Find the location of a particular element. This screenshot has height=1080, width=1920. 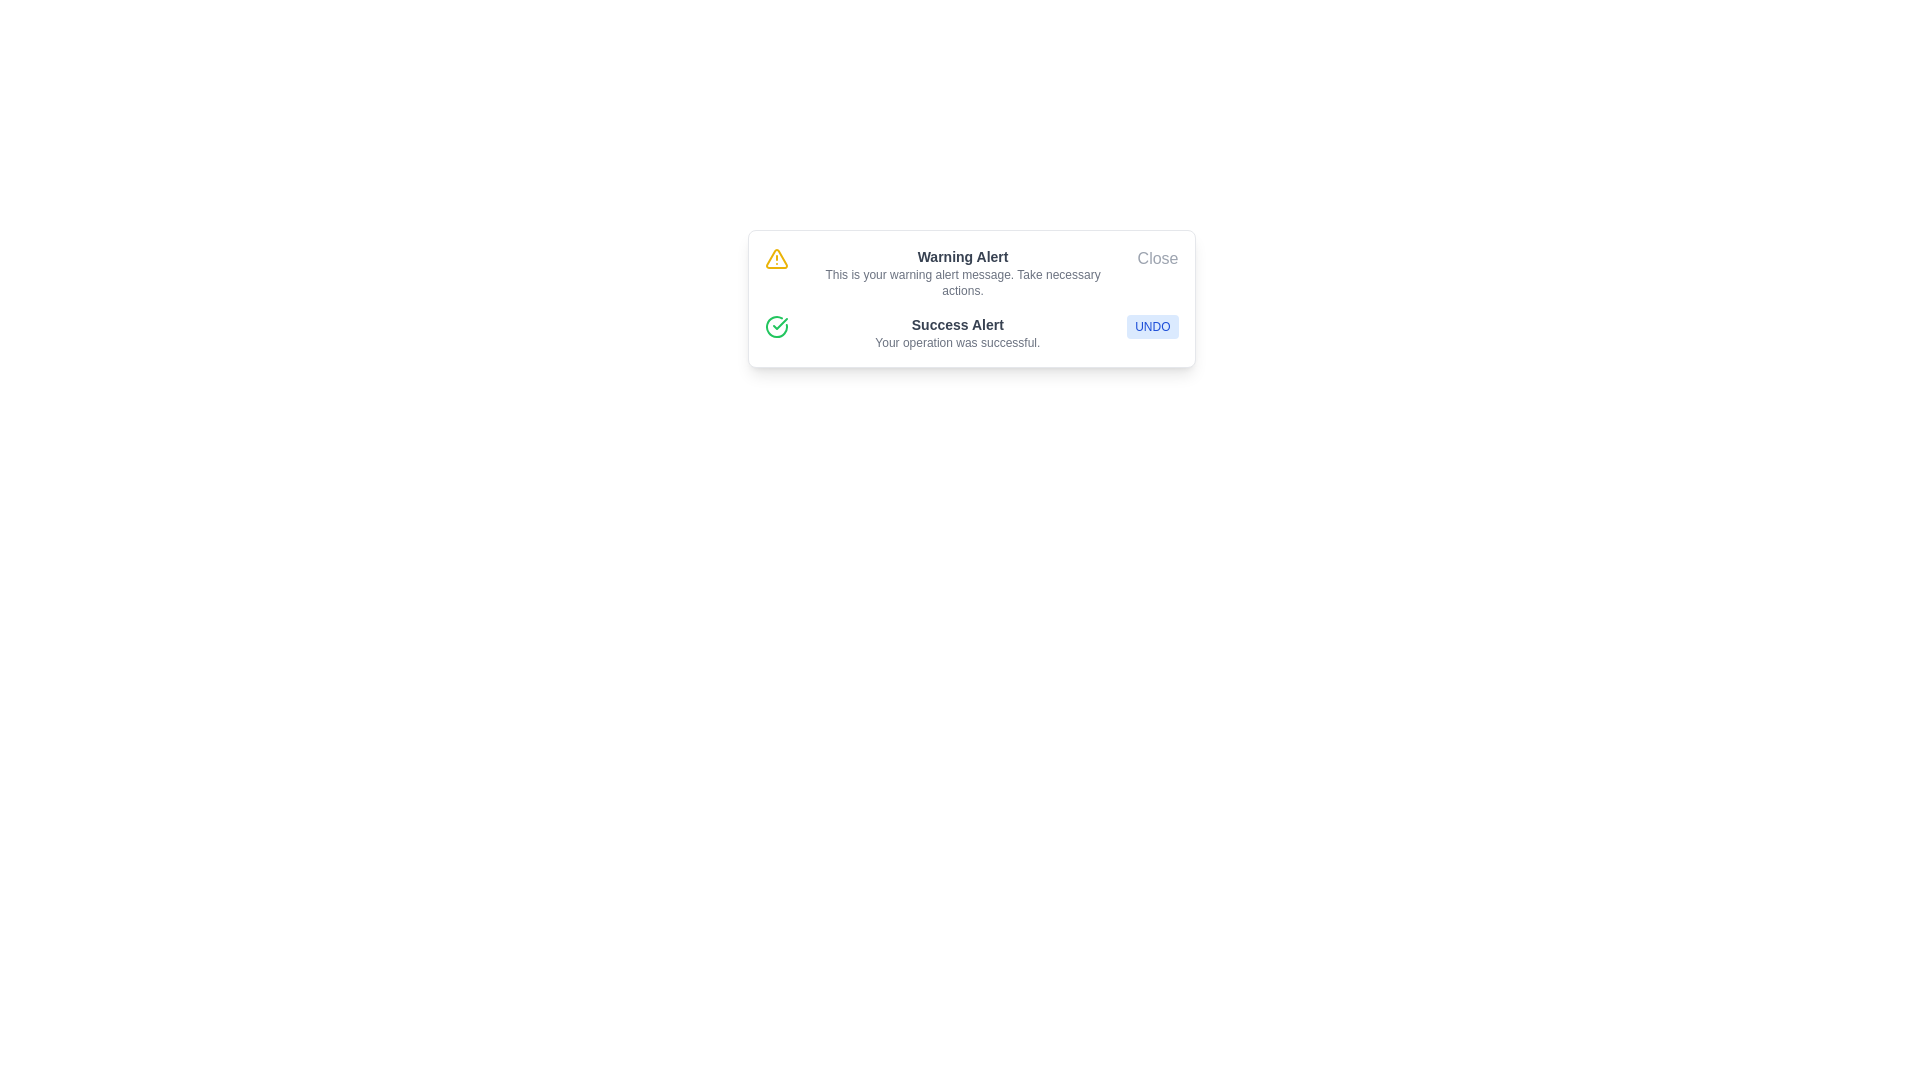

the green checkmark icon inside a circle located in the 'Success Alert' section, just to the left of the text 'Success Alert' is located at coordinates (775, 326).